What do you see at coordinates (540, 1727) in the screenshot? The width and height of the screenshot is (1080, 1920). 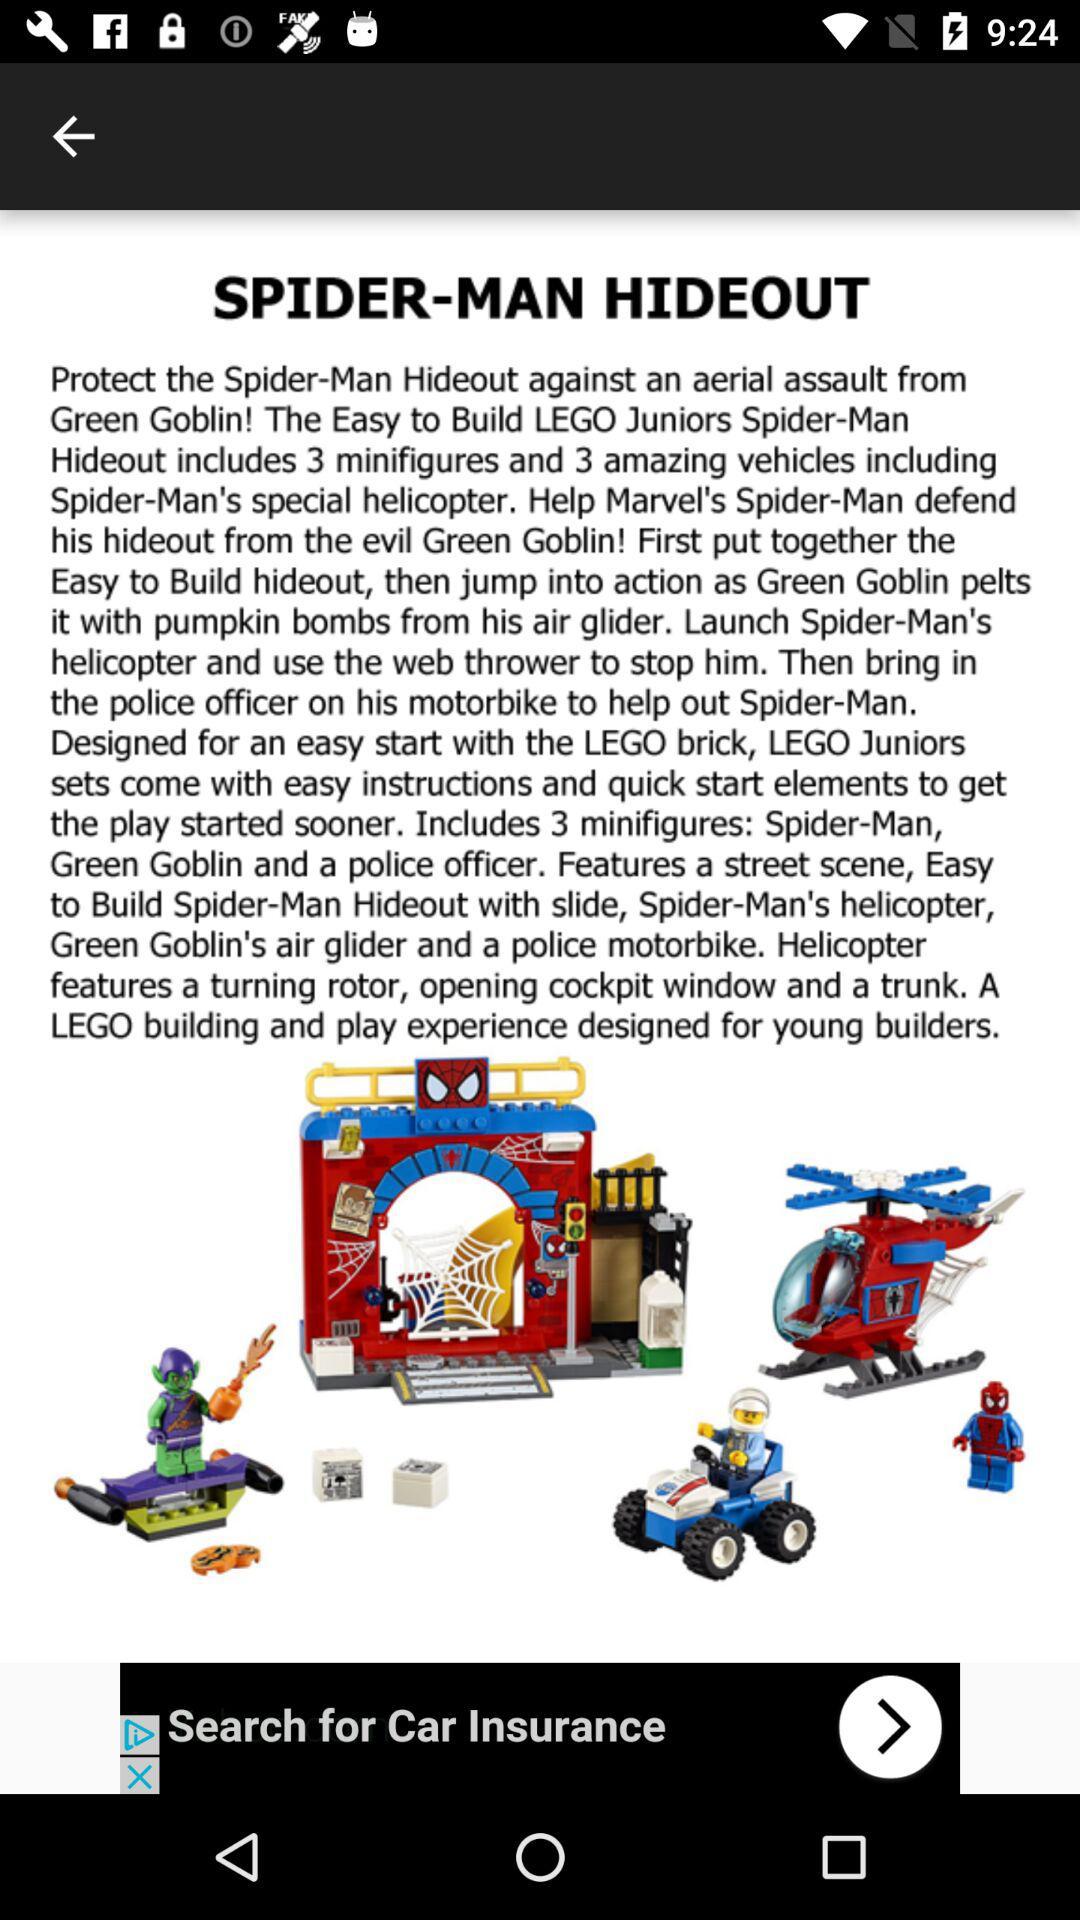 I see `search` at bounding box center [540, 1727].